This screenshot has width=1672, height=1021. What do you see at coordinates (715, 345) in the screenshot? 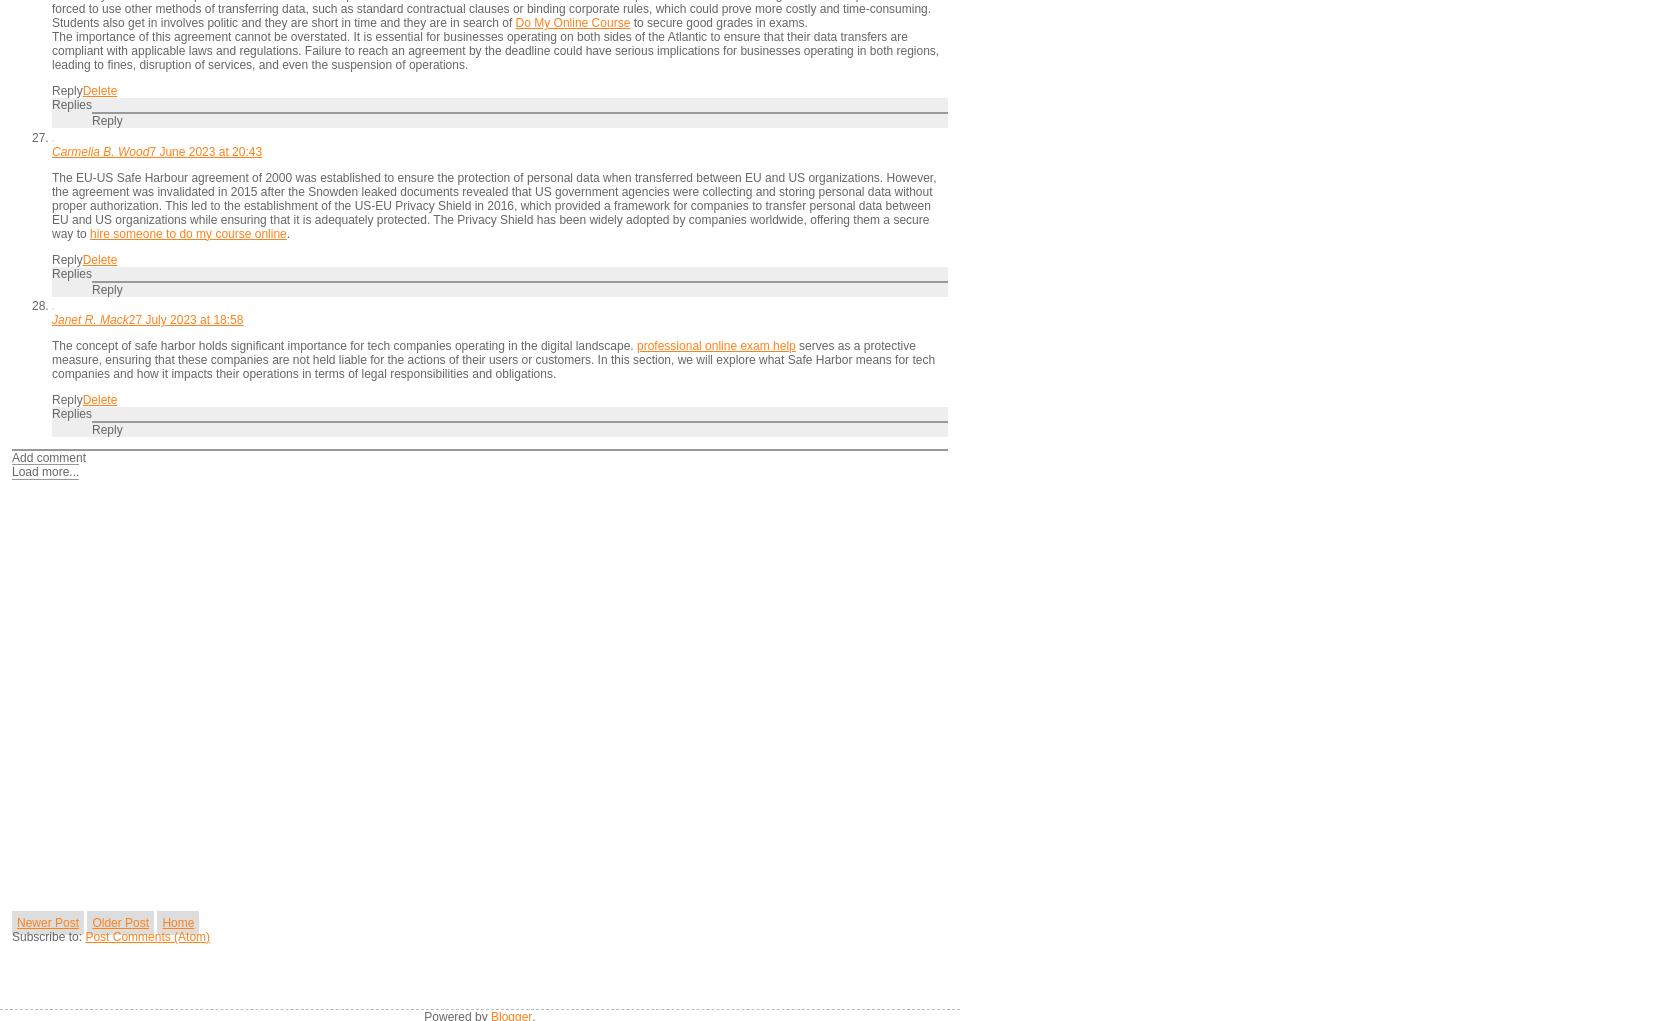
I see `'professional online exam help'` at bounding box center [715, 345].